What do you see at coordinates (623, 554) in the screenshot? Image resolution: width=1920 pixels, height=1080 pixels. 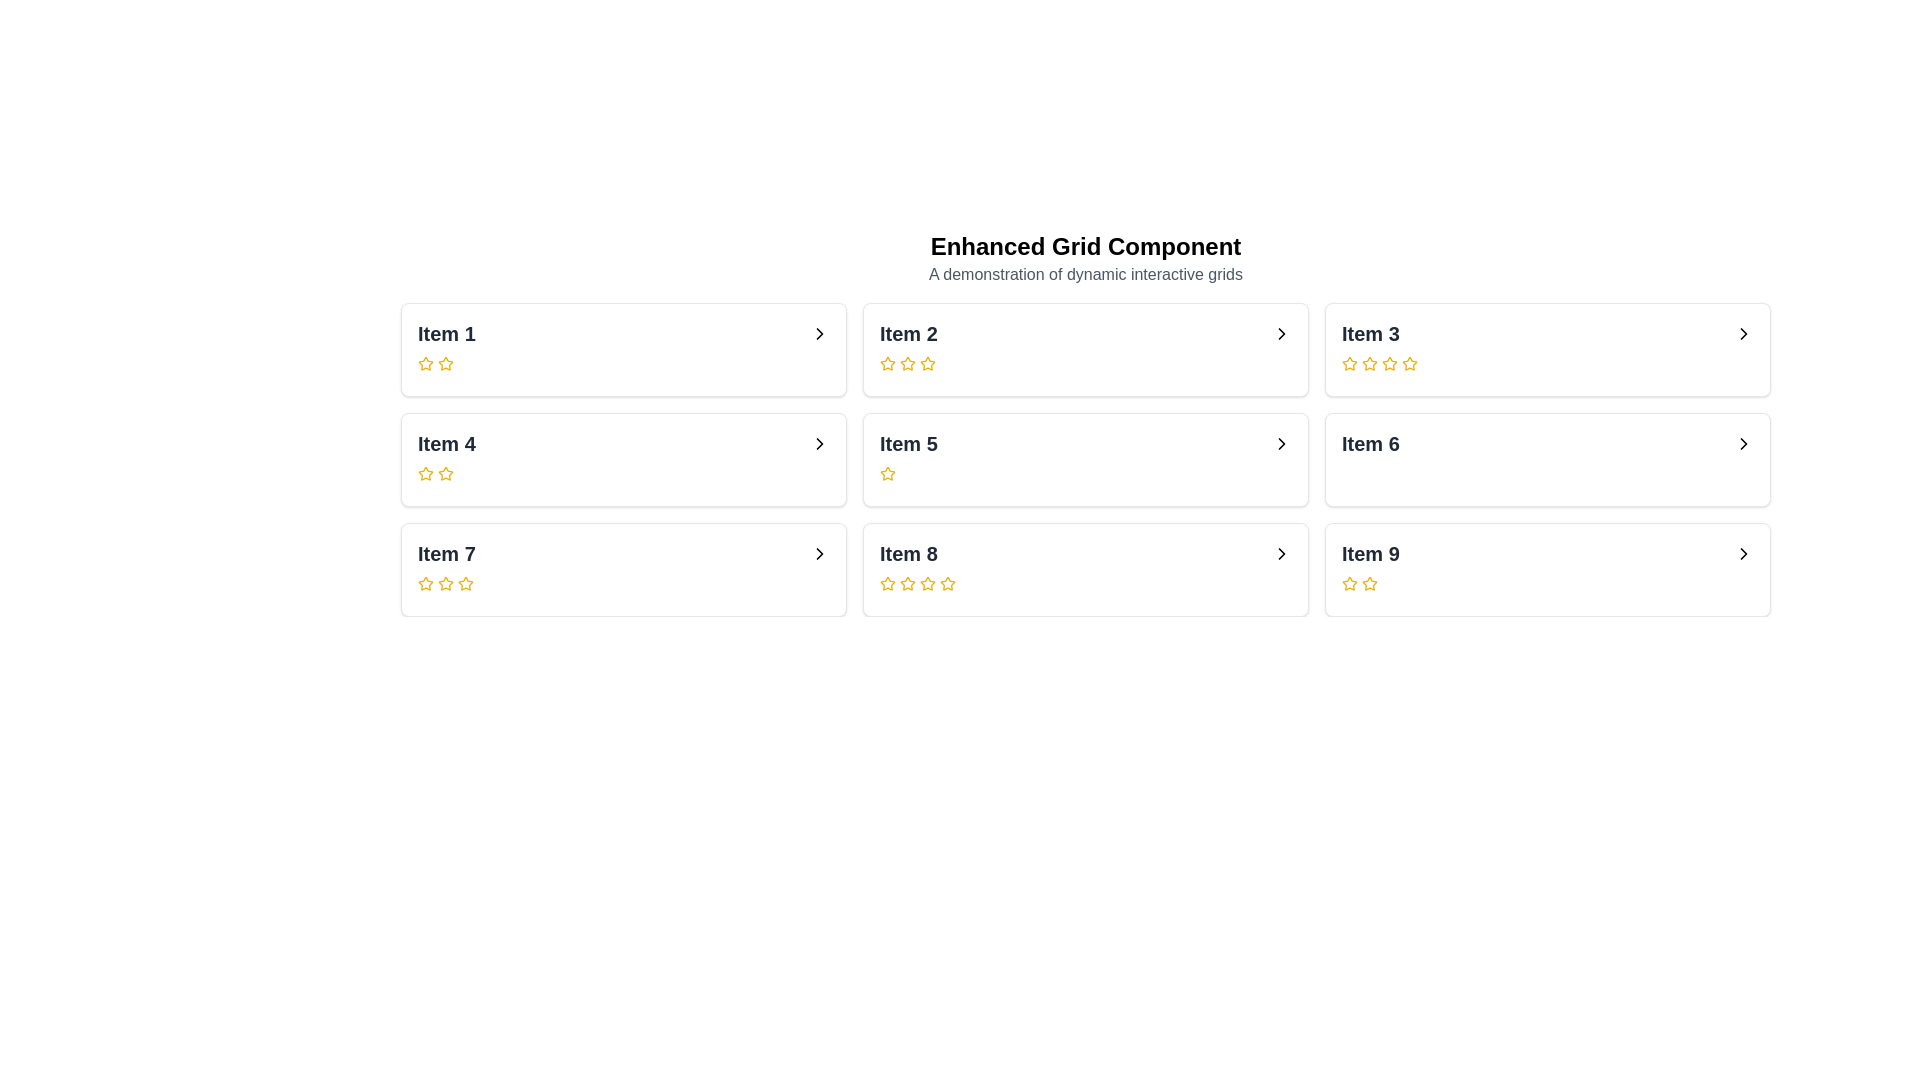 I see `the header labeled 'Item 7' for keyboard interaction by clicking on it` at bounding box center [623, 554].